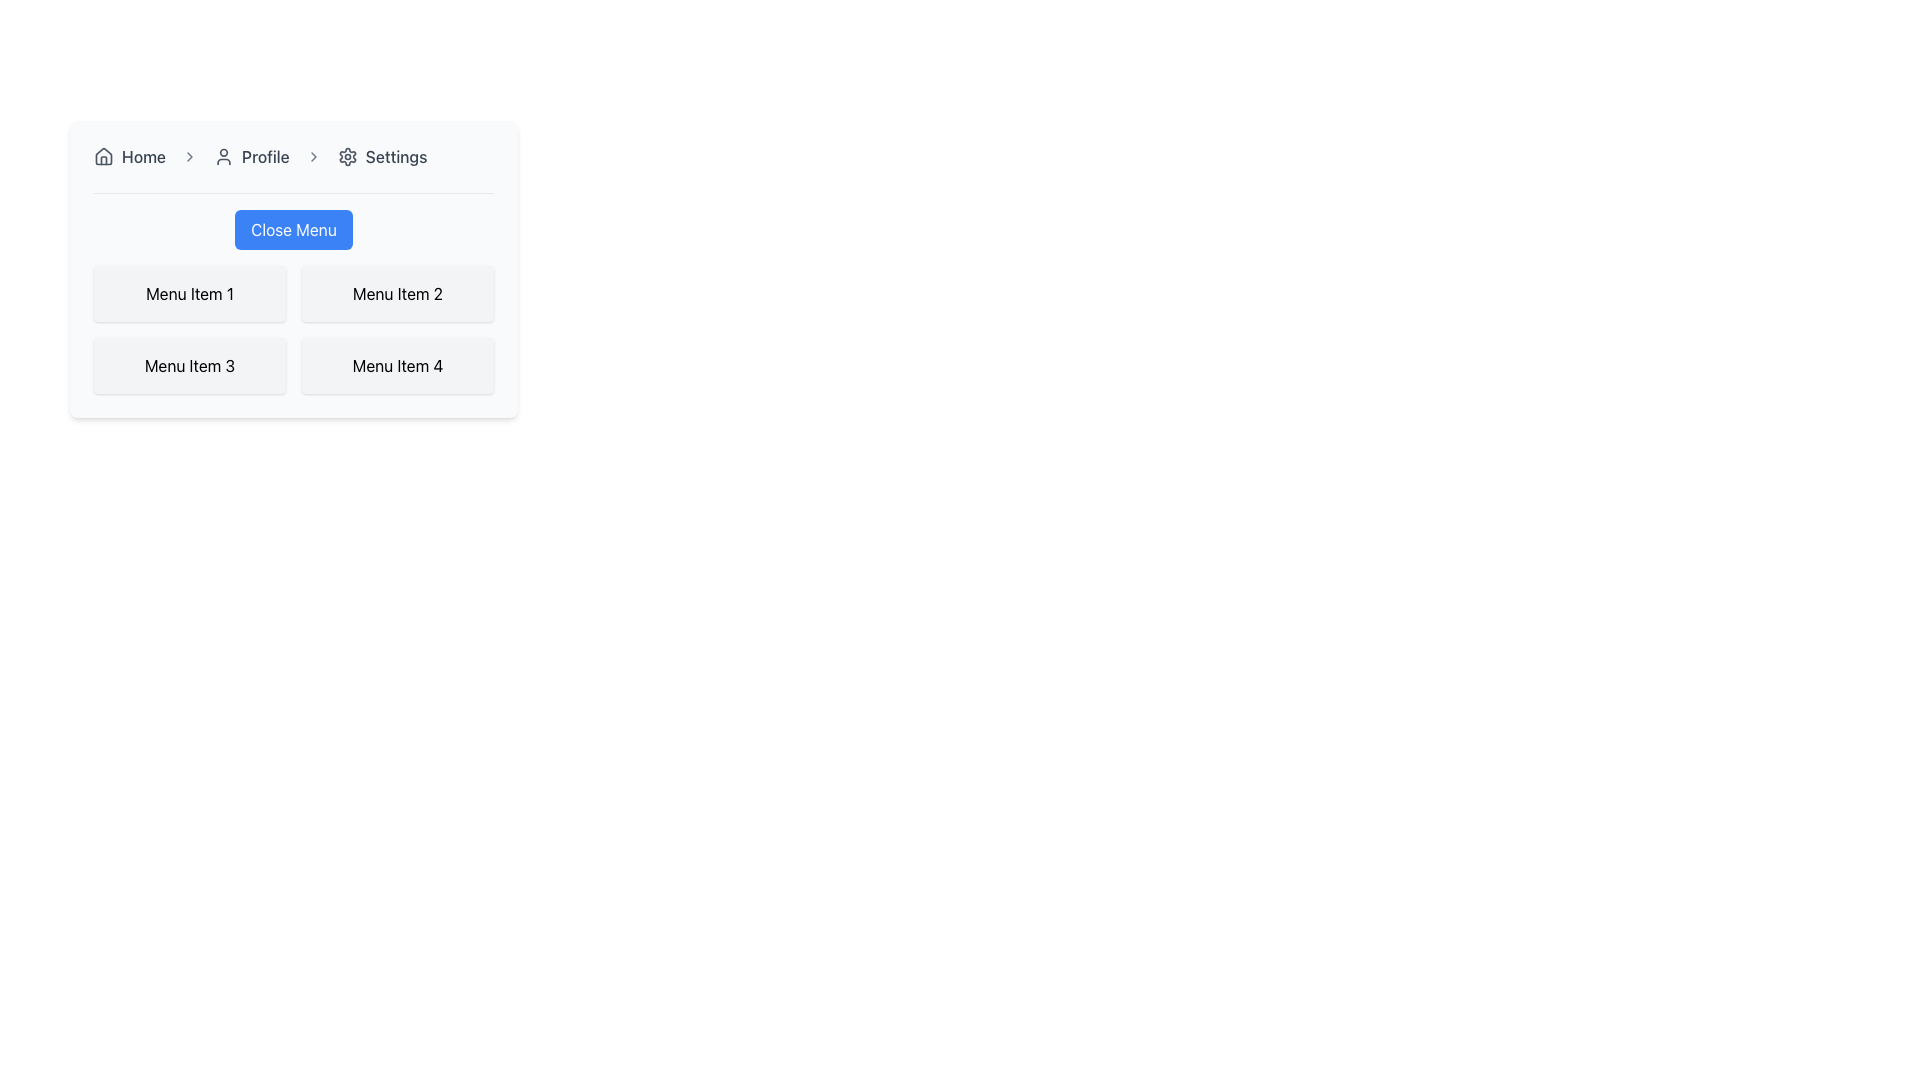 The width and height of the screenshot is (1920, 1080). What do you see at coordinates (347, 156) in the screenshot?
I see `the settings icon located near the upper right corner of the navigation bar, following the Profile and Settings labels` at bounding box center [347, 156].